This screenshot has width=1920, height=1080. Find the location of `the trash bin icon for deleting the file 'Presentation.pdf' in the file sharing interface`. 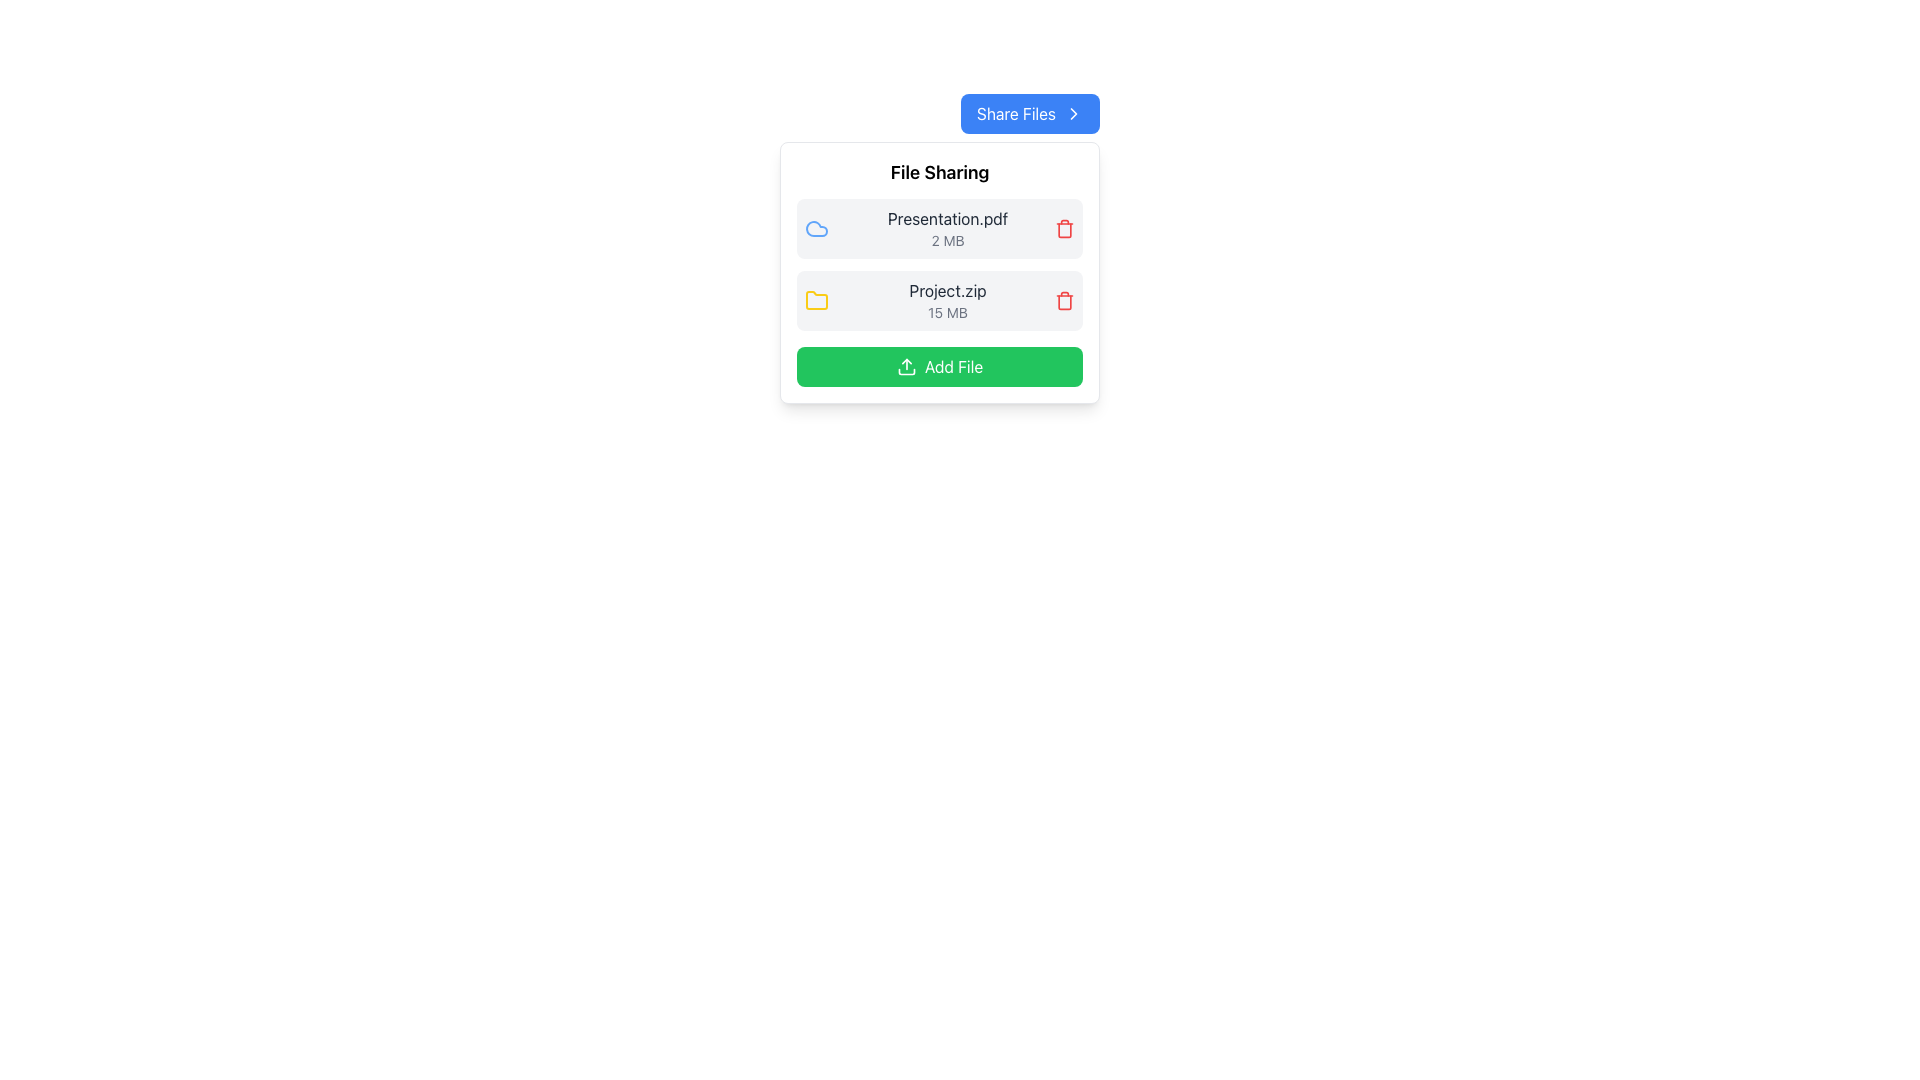

the trash bin icon for deleting the file 'Presentation.pdf' in the file sharing interface is located at coordinates (1064, 227).